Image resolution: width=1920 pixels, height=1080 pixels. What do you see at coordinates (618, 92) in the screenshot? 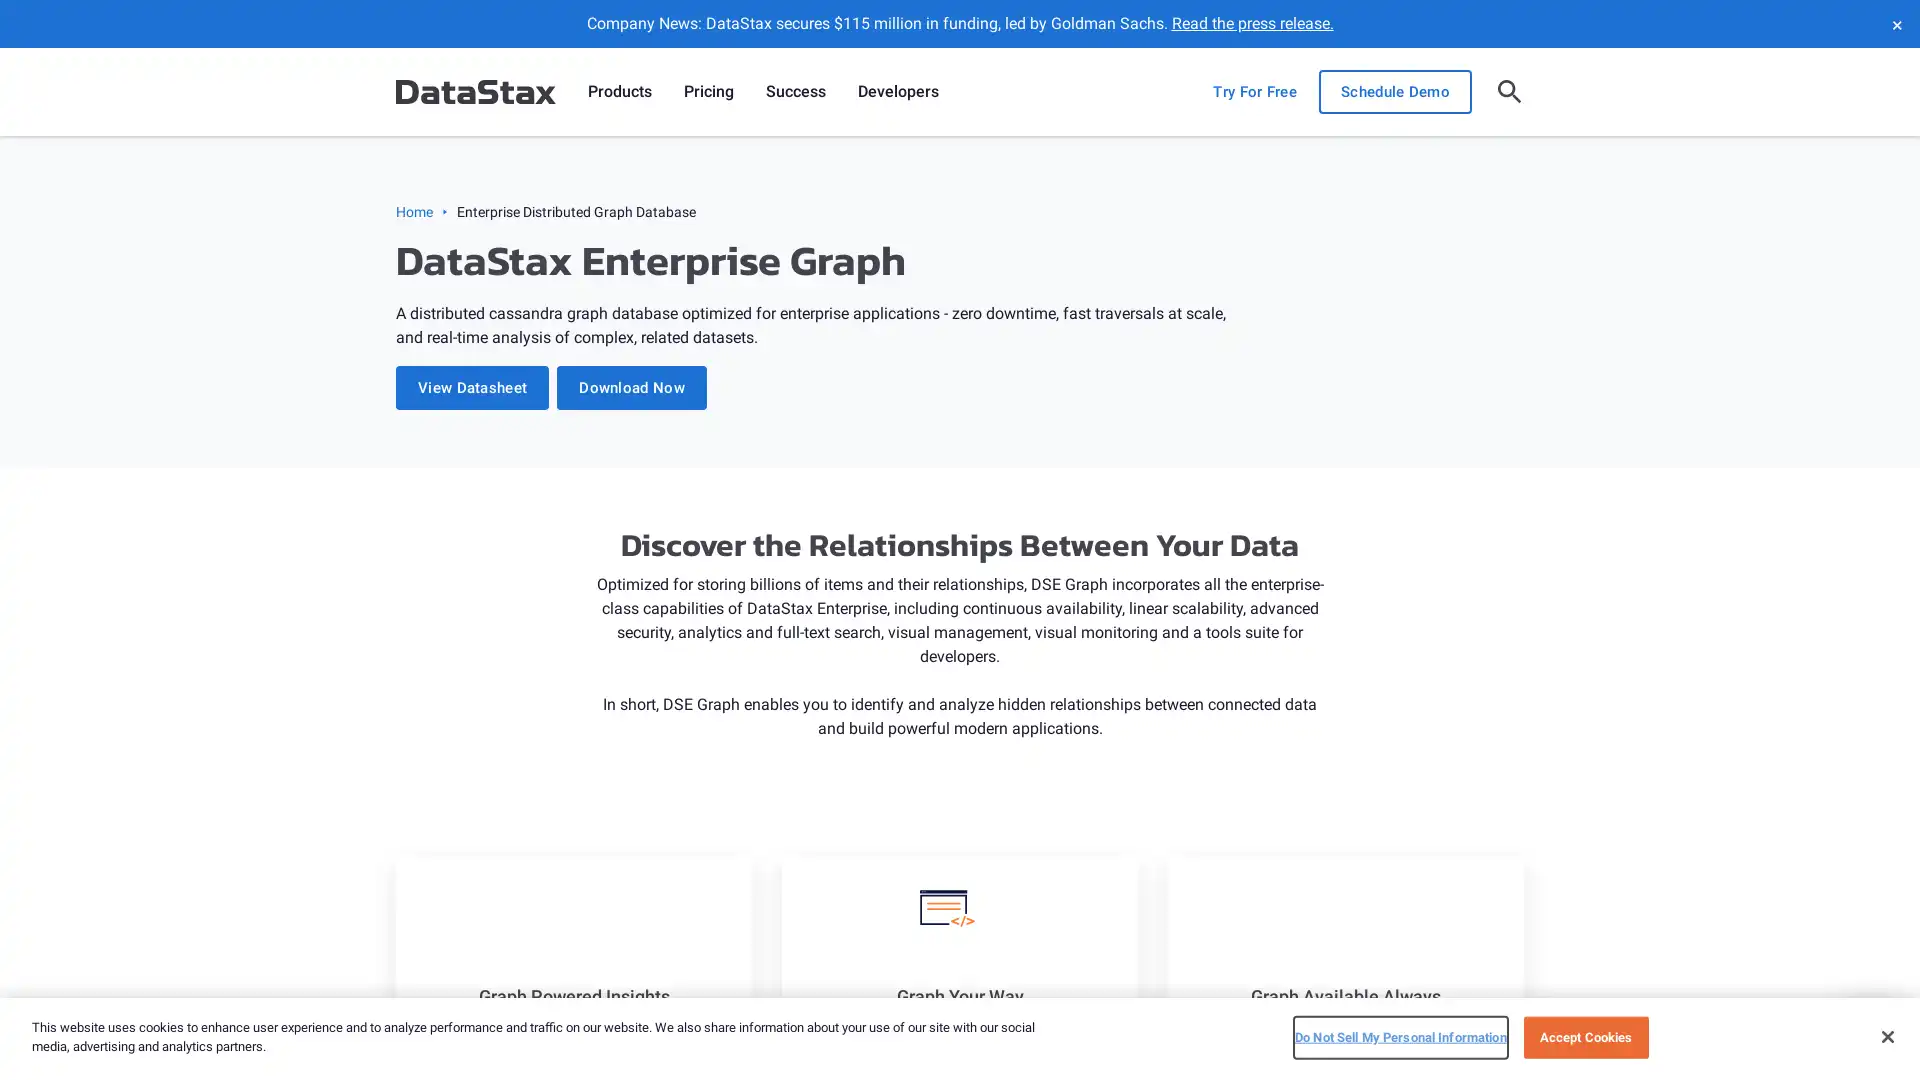
I see `Products` at bounding box center [618, 92].